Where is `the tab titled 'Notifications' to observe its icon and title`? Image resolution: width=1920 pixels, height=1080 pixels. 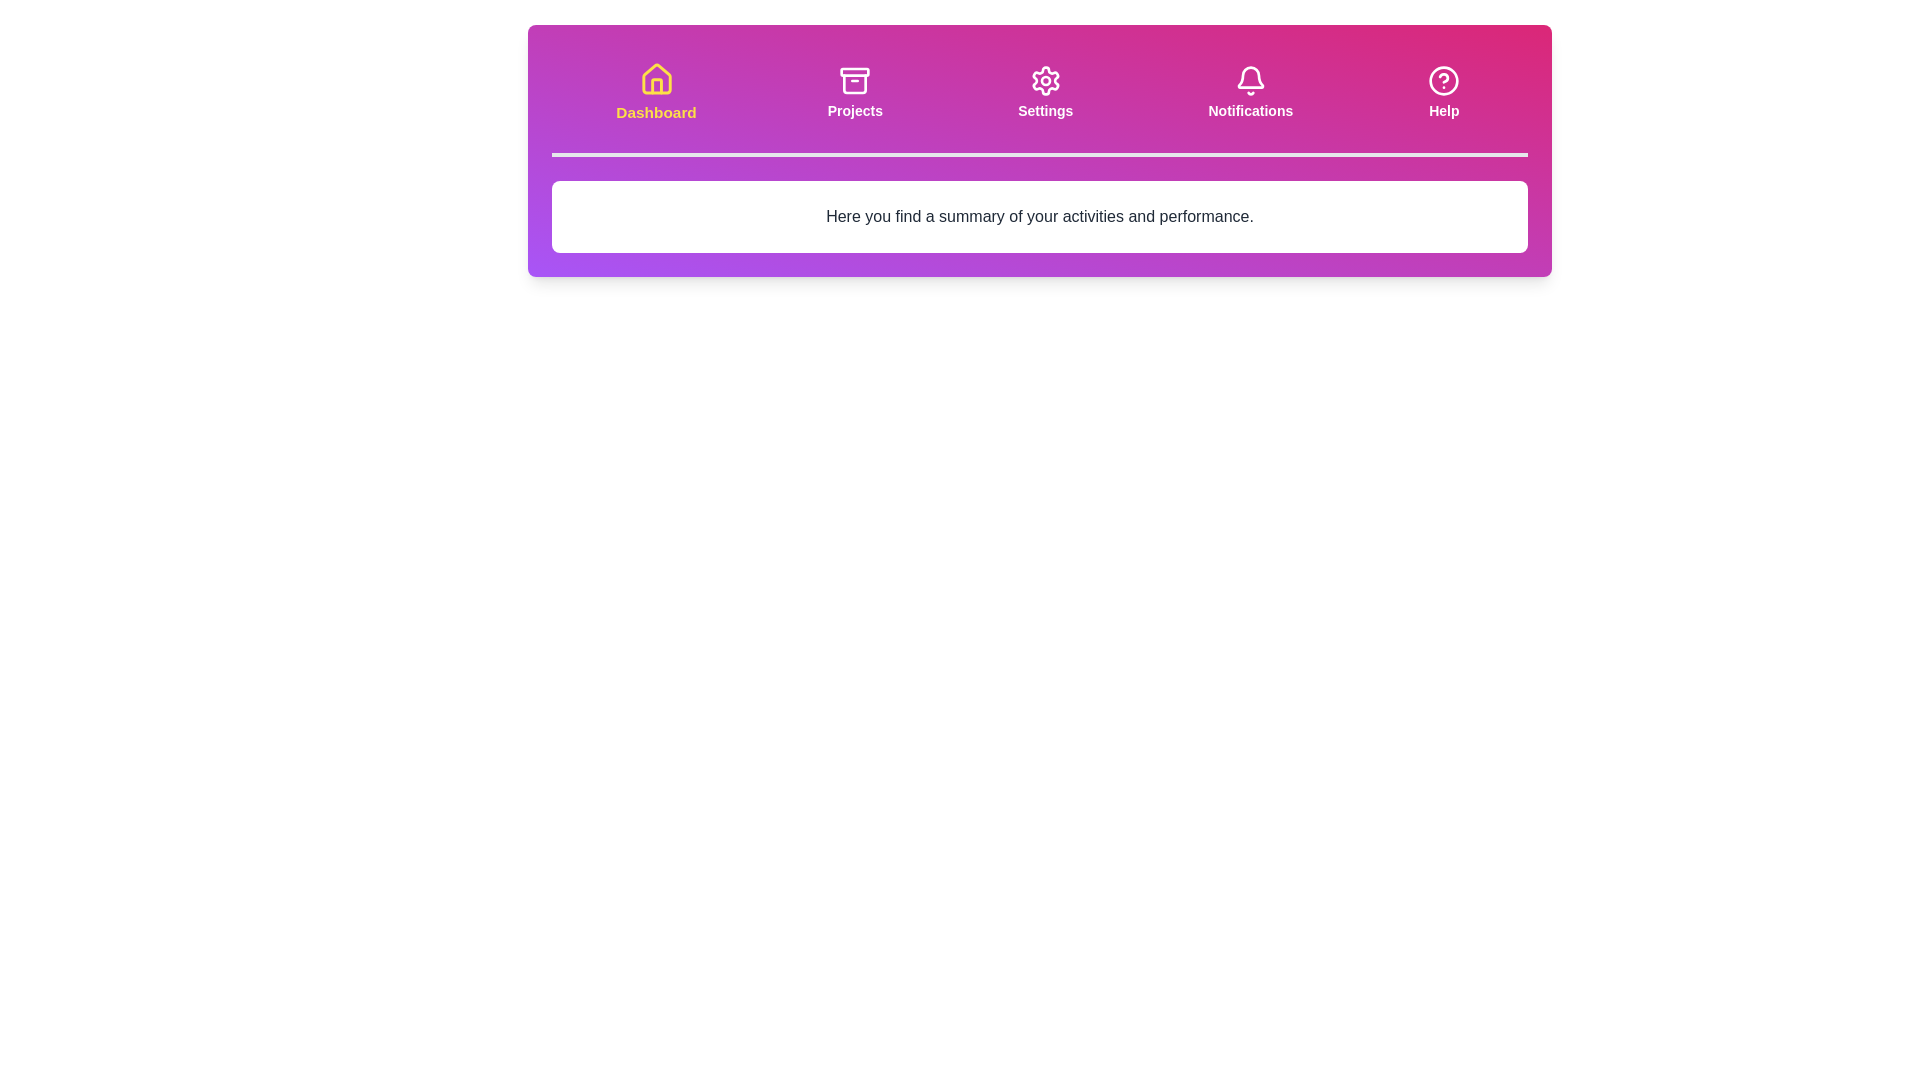 the tab titled 'Notifications' to observe its icon and title is located at coordinates (1250, 92).